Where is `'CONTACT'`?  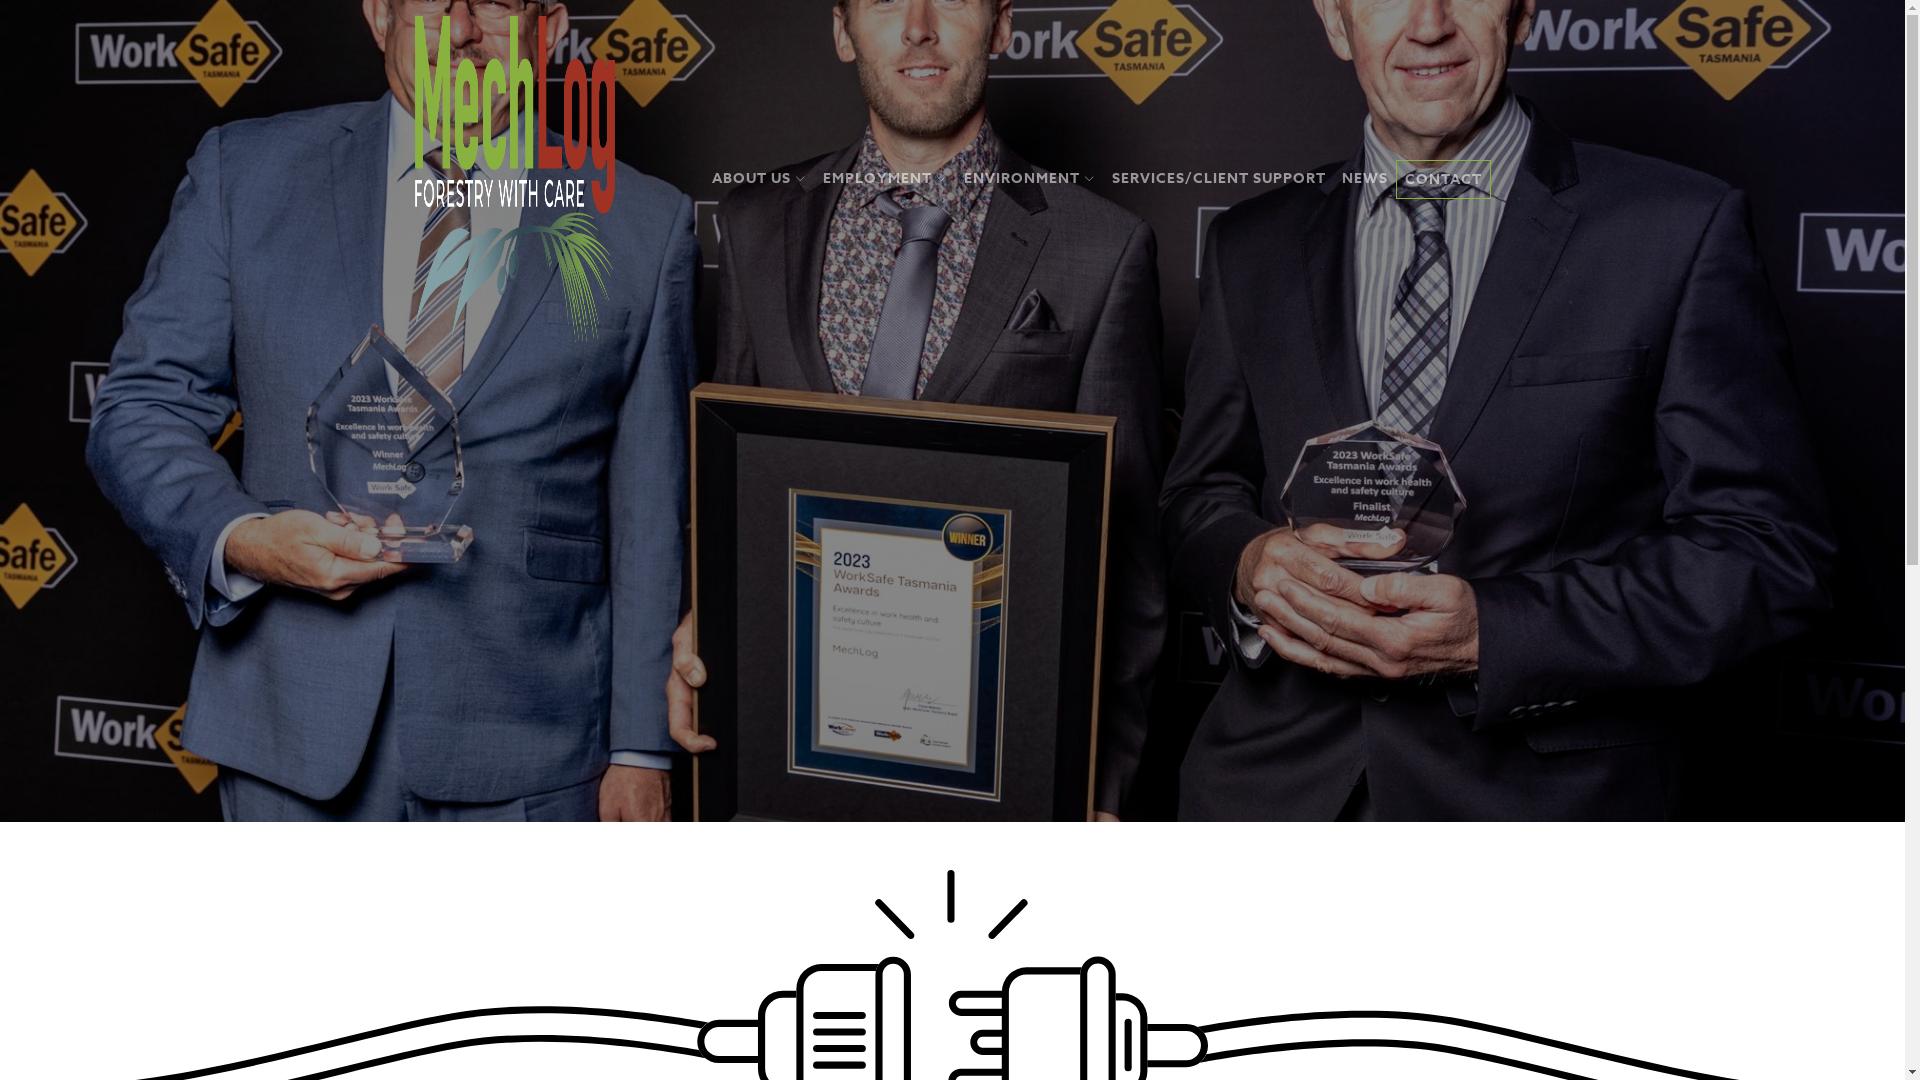
'CONTACT' is located at coordinates (1395, 178).